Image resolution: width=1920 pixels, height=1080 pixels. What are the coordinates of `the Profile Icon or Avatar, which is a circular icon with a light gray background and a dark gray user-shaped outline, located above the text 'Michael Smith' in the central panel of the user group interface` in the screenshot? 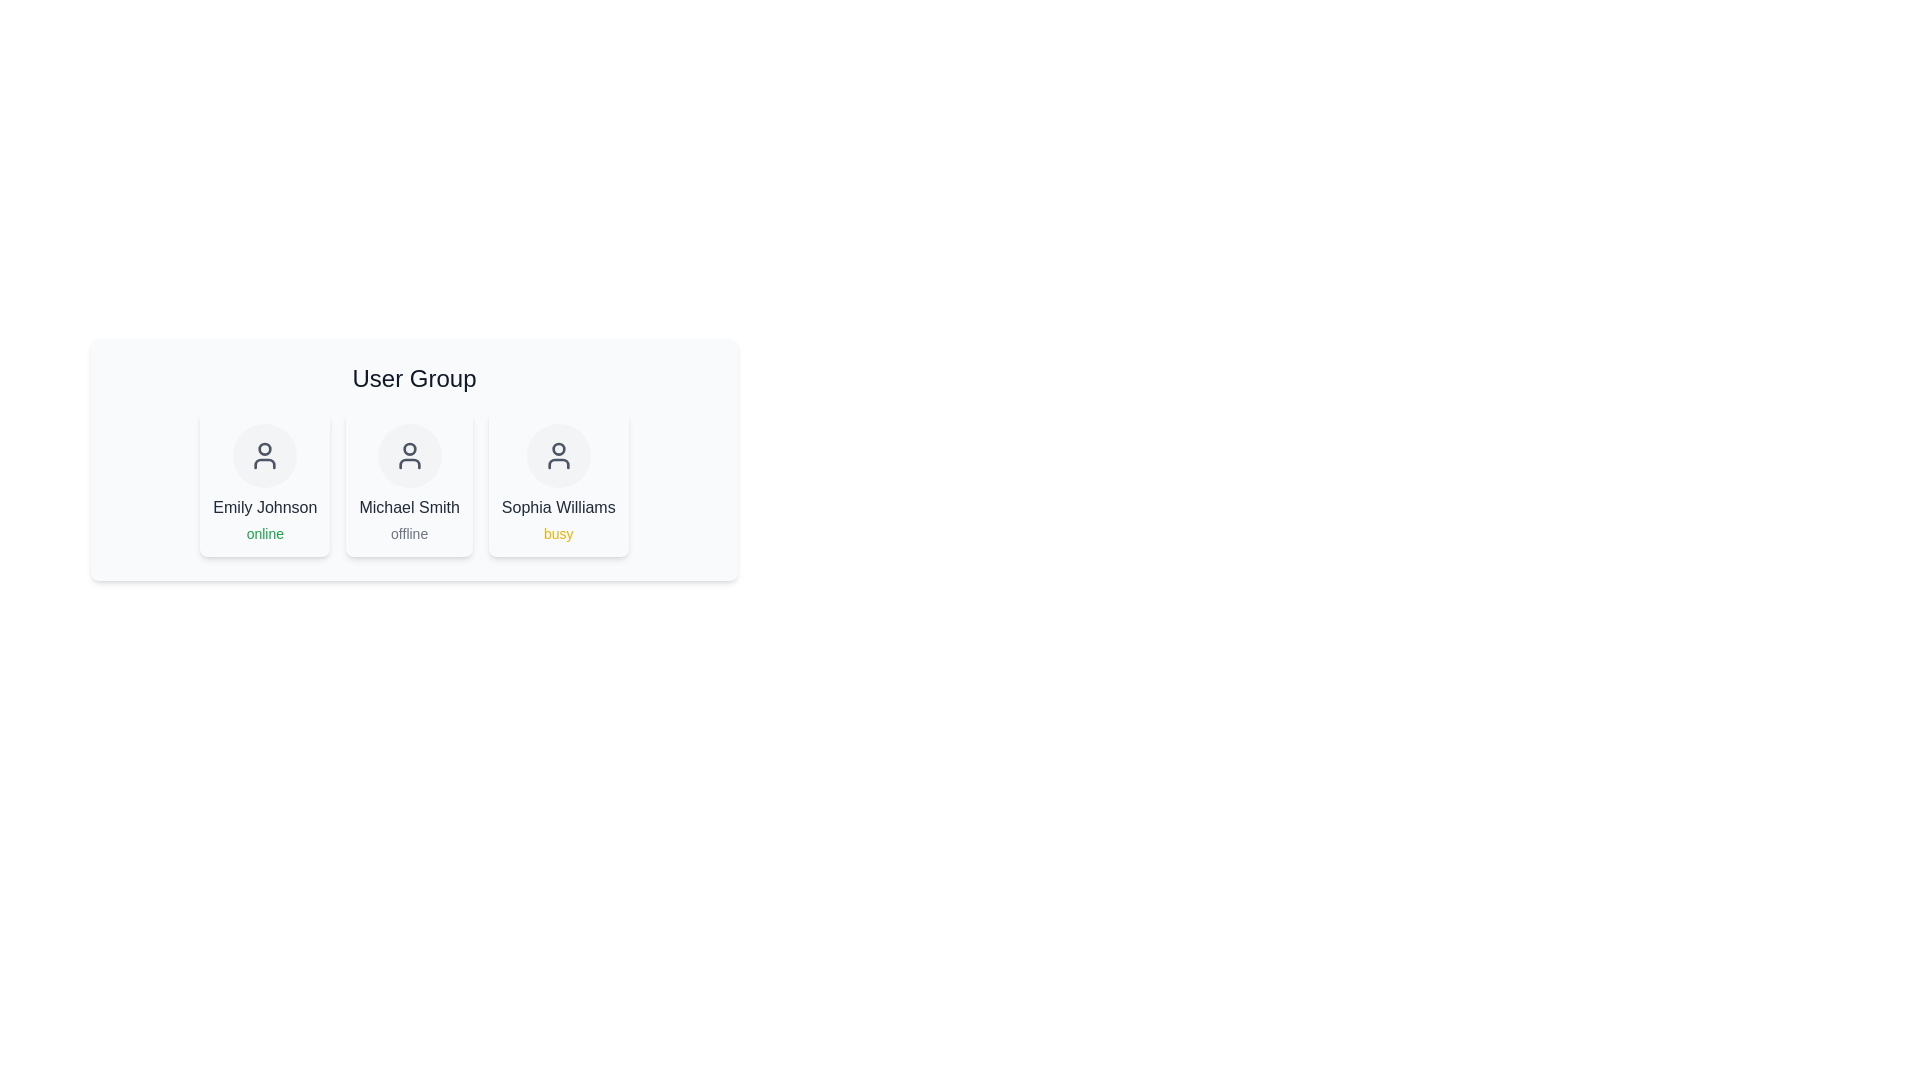 It's located at (408, 455).